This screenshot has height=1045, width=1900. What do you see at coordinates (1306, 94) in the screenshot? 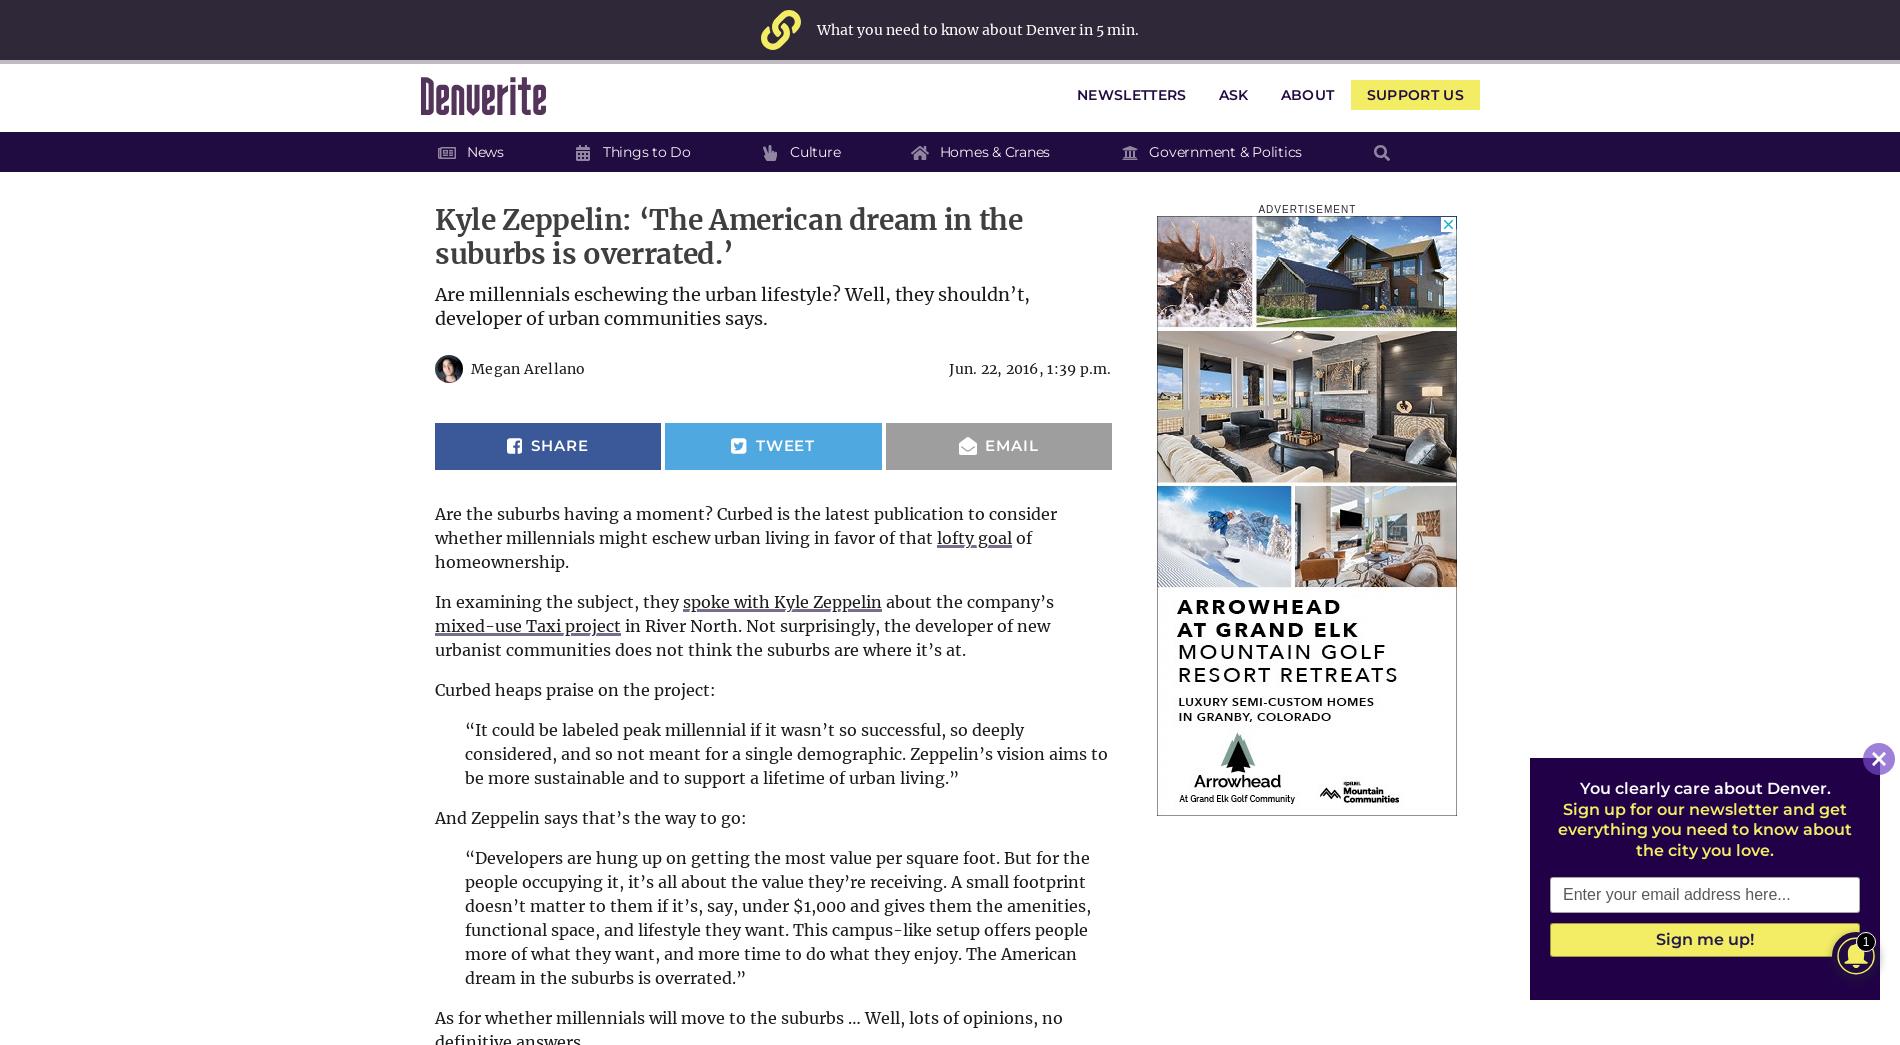
I see `'About'` at bounding box center [1306, 94].